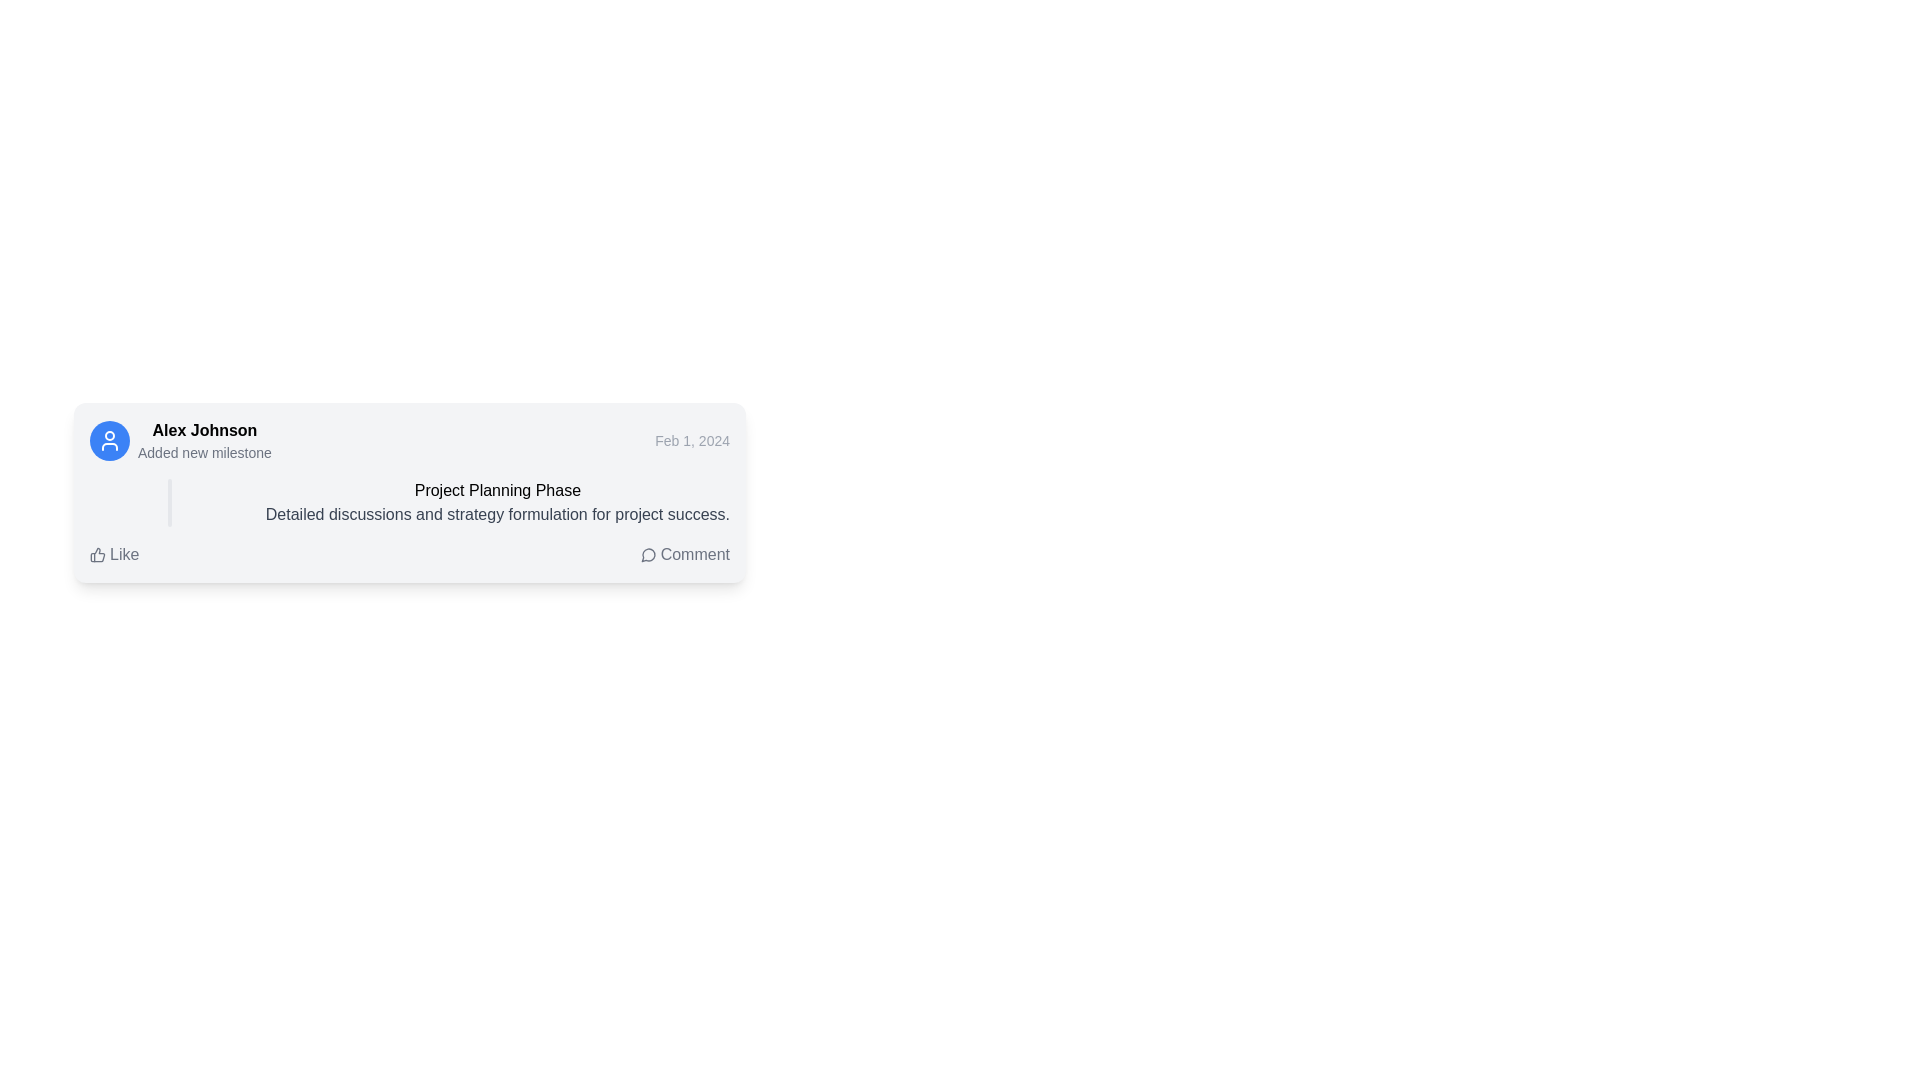 The height and width of the screenshot is (1080, 1920). What do you see at coordinates (408, 555) in the screenshot?
I see `the 'Like' button located on the left side of the Interactive button group at the bottom of the card to like the content` at bounding box center [408, 555].